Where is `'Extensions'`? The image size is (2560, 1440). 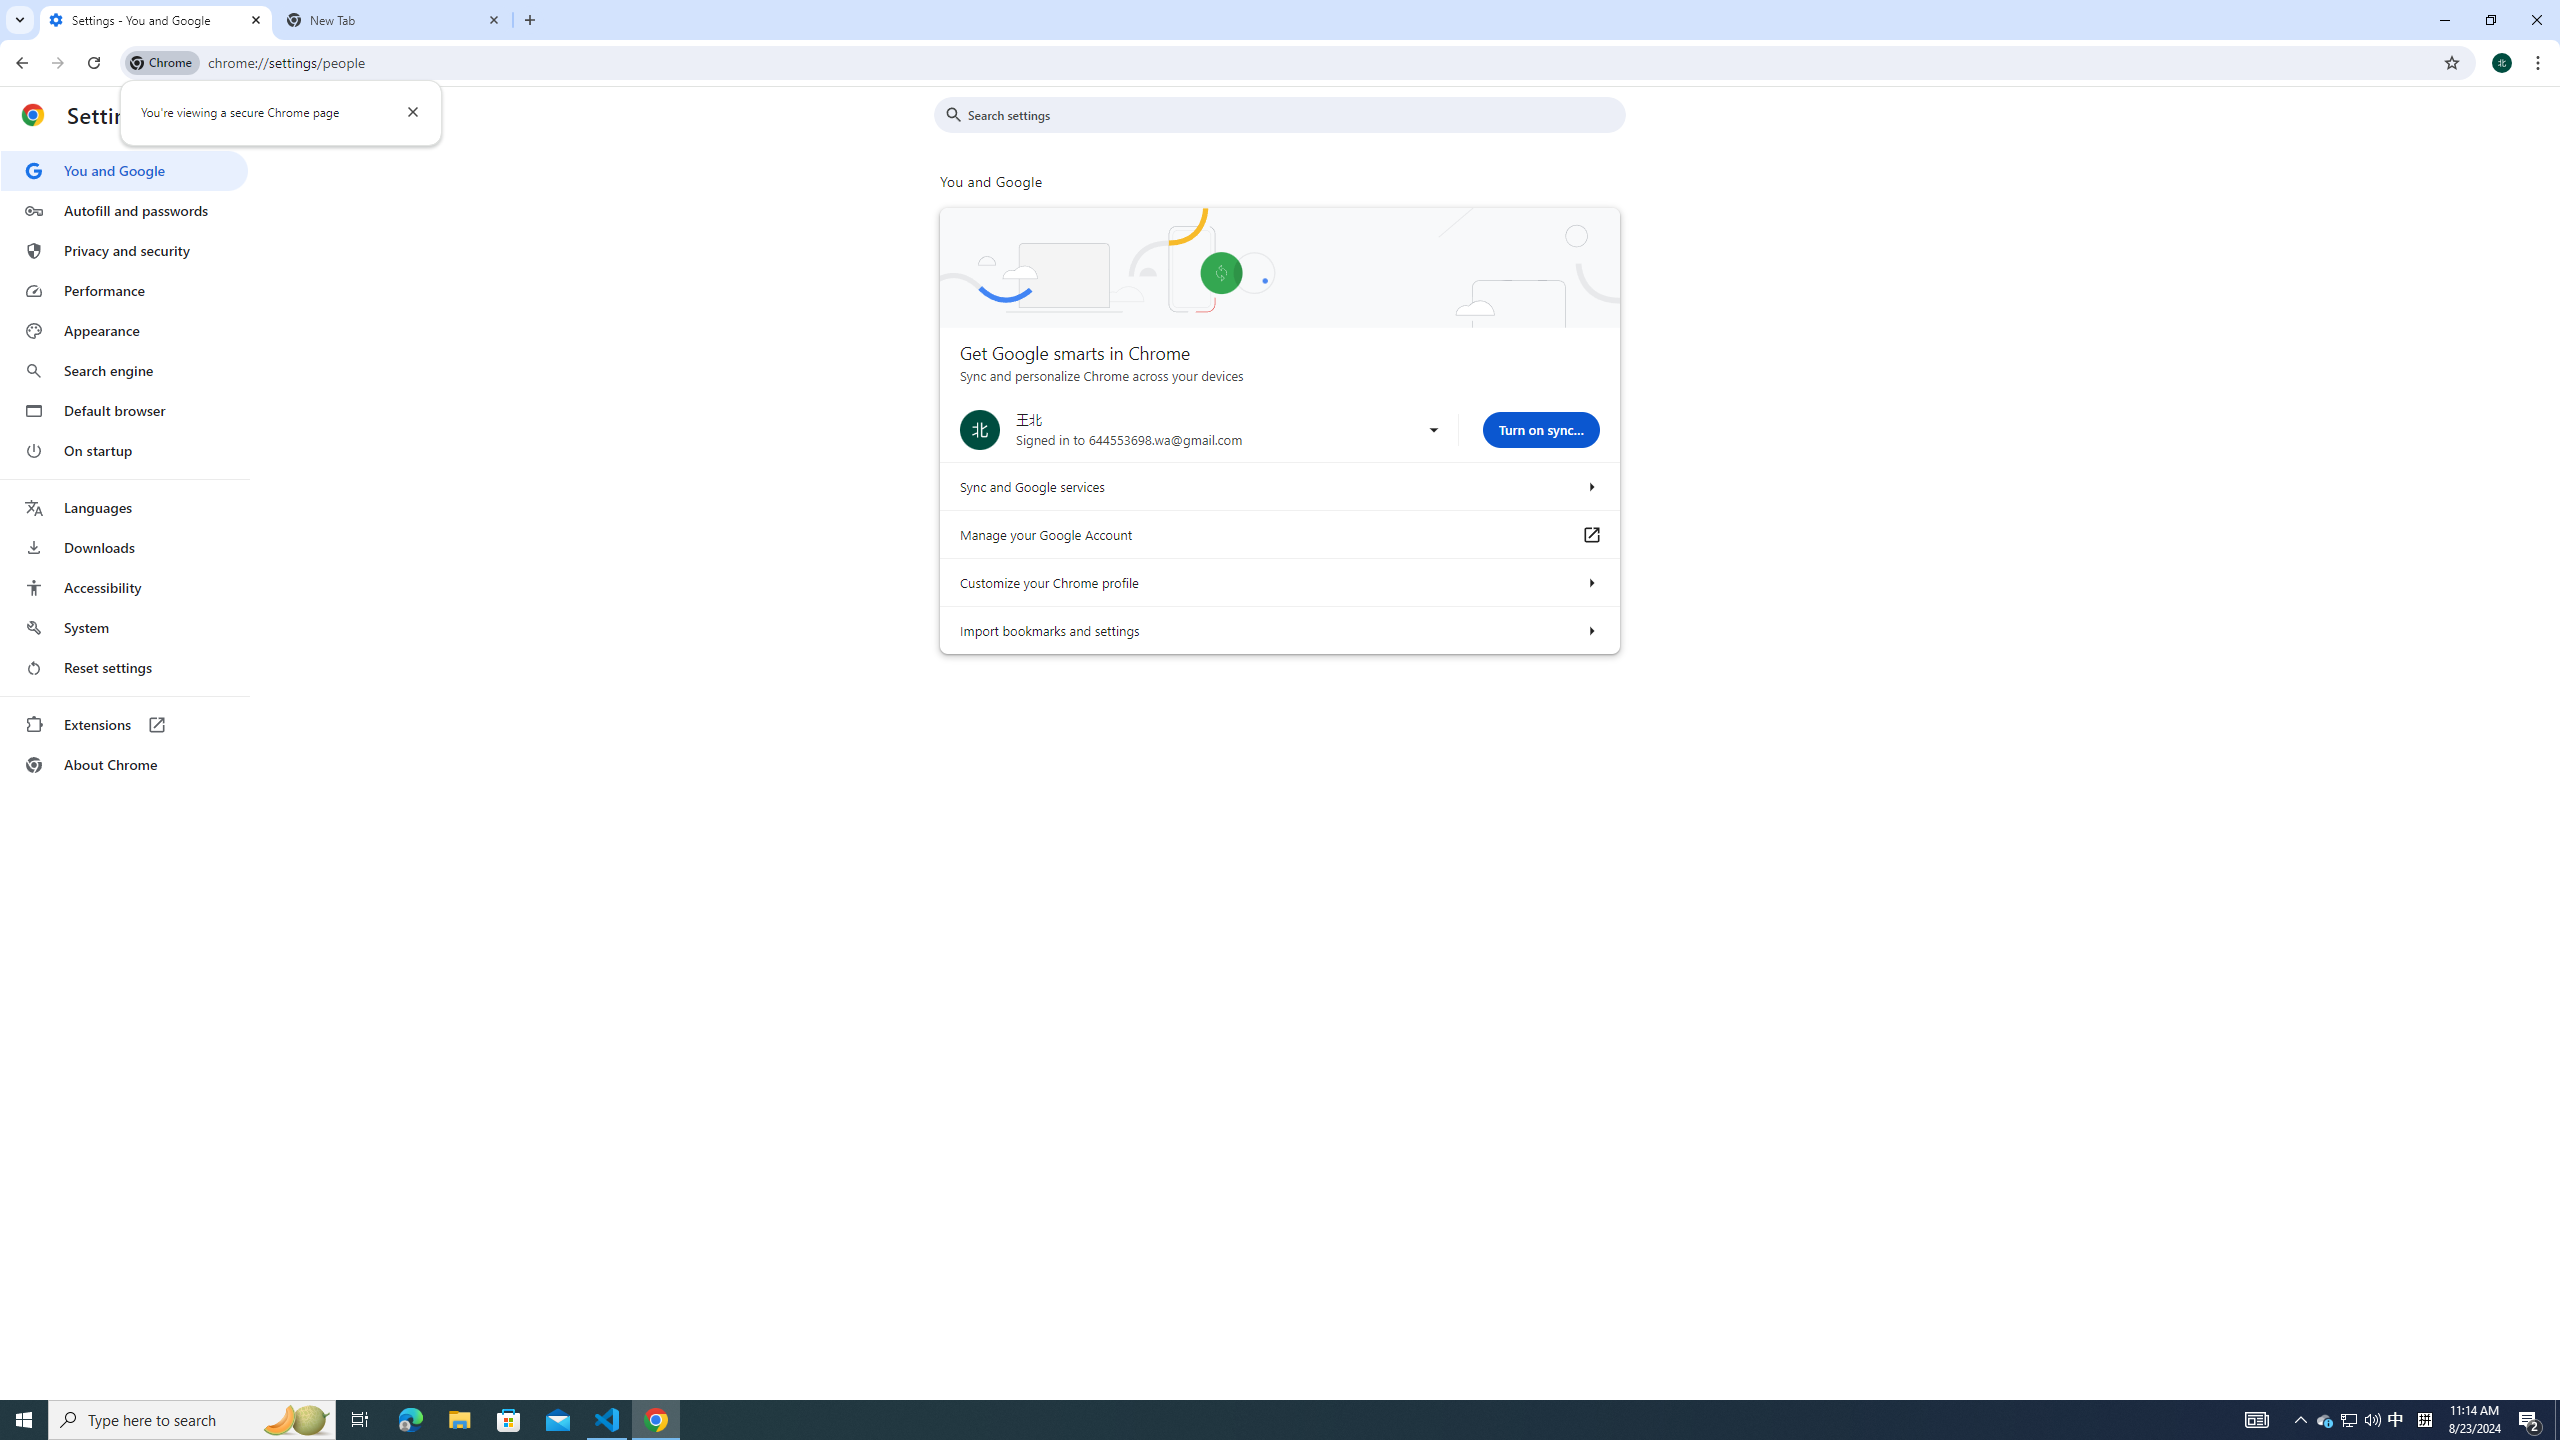
'Extensions' is located at coordinates (123, 724).